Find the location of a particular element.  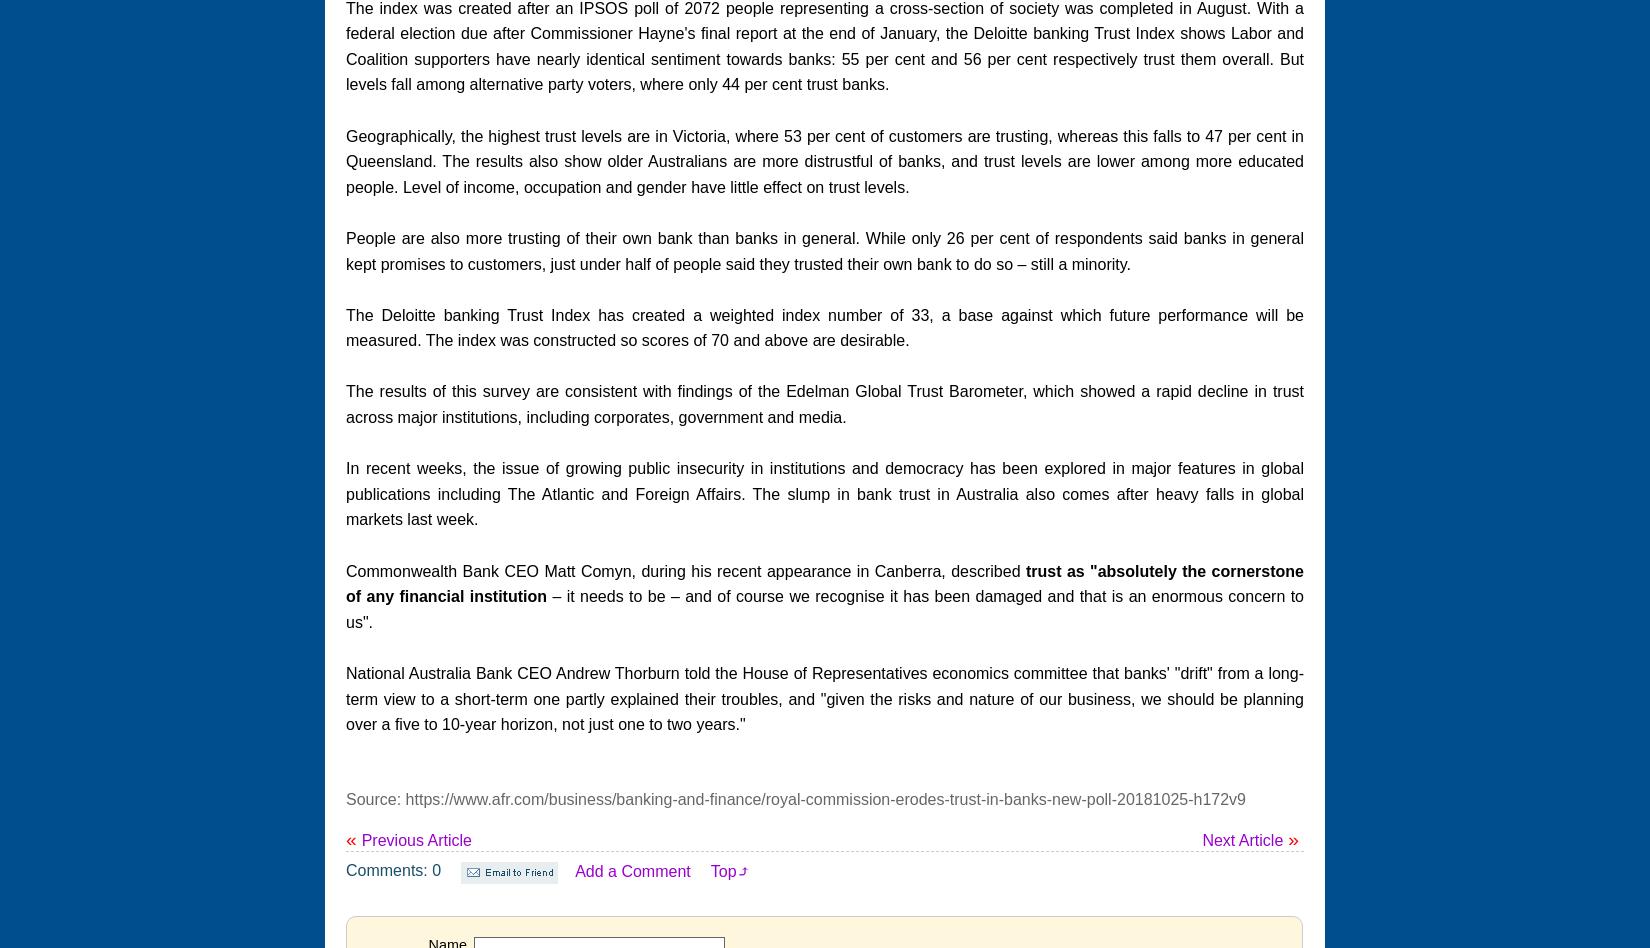

'The results of this survey are consistent with findings of the Edelman Global Trust Barometer, which showed a rapid decline in trust across major institutions, including corporates, government and media.' is located at coordinates (346, 403).